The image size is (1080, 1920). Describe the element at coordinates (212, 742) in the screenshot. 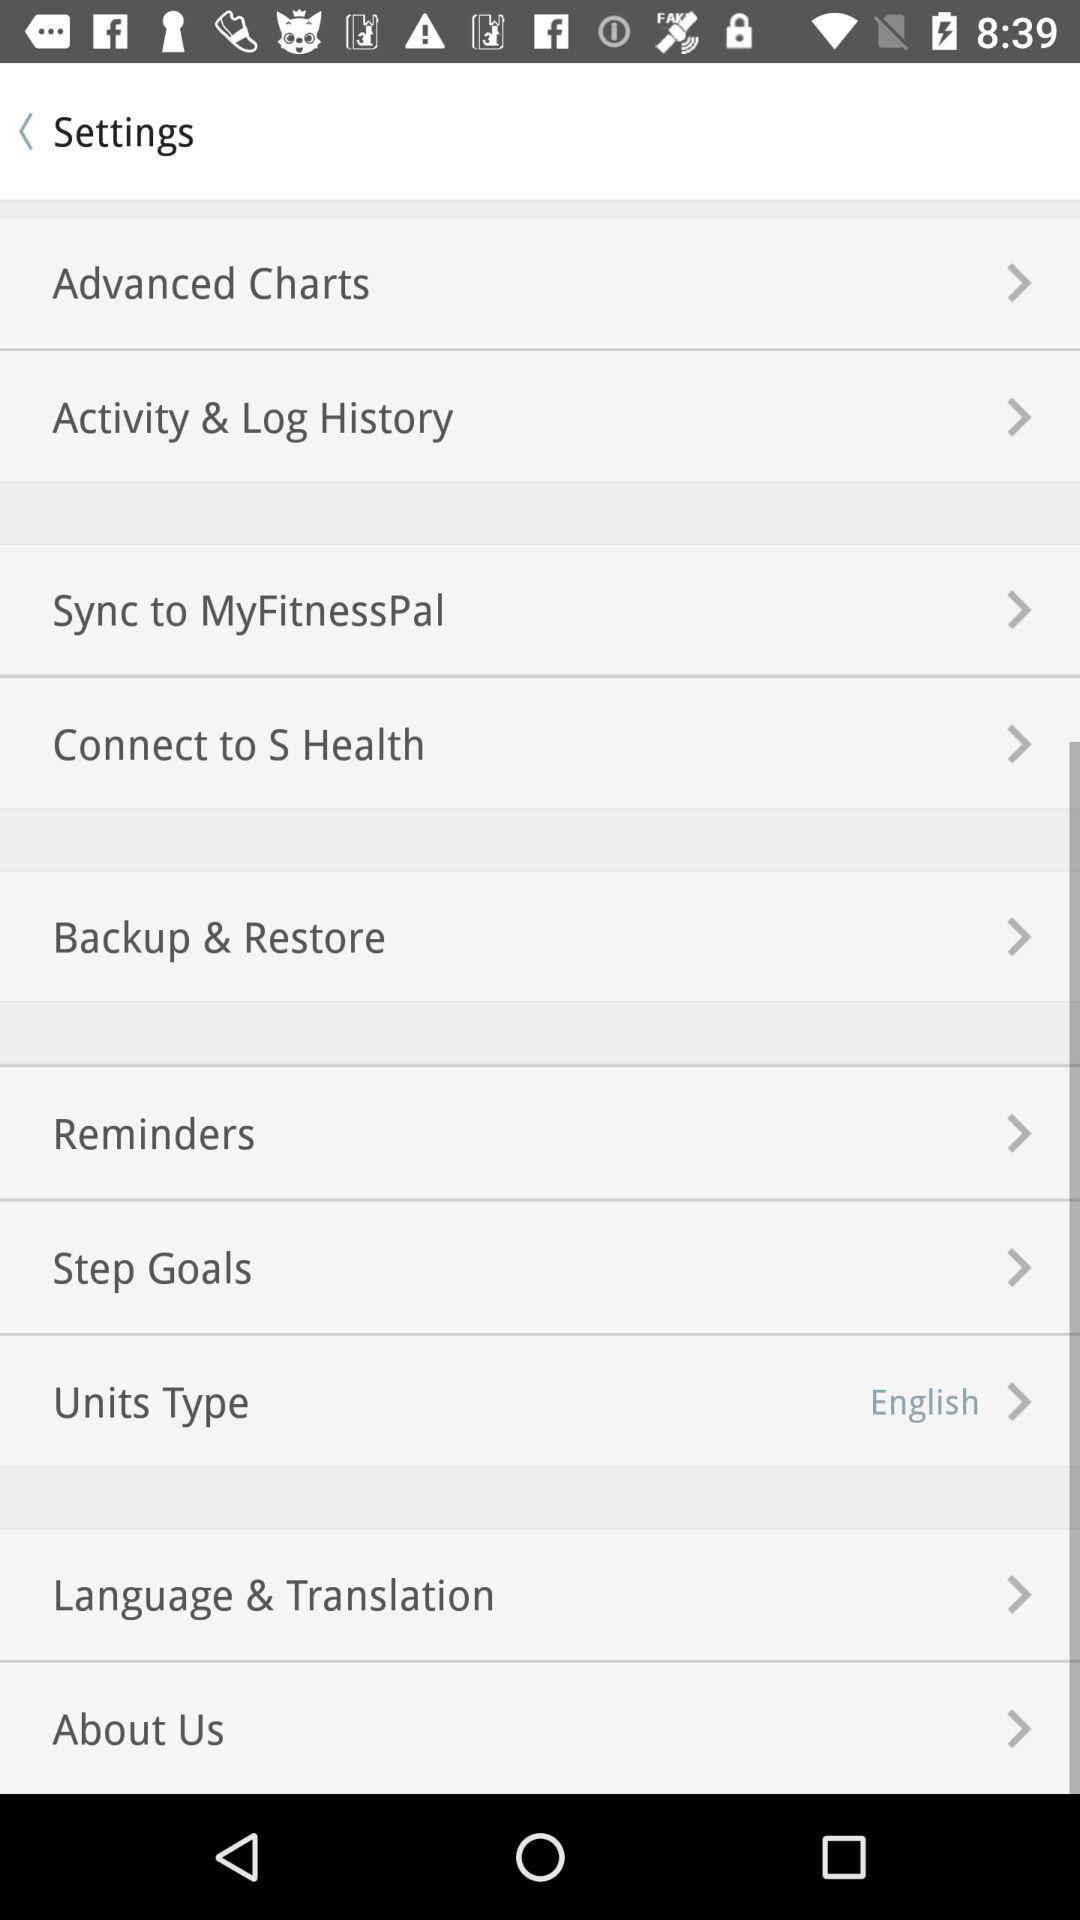

I see `connect to s icon` at that location.